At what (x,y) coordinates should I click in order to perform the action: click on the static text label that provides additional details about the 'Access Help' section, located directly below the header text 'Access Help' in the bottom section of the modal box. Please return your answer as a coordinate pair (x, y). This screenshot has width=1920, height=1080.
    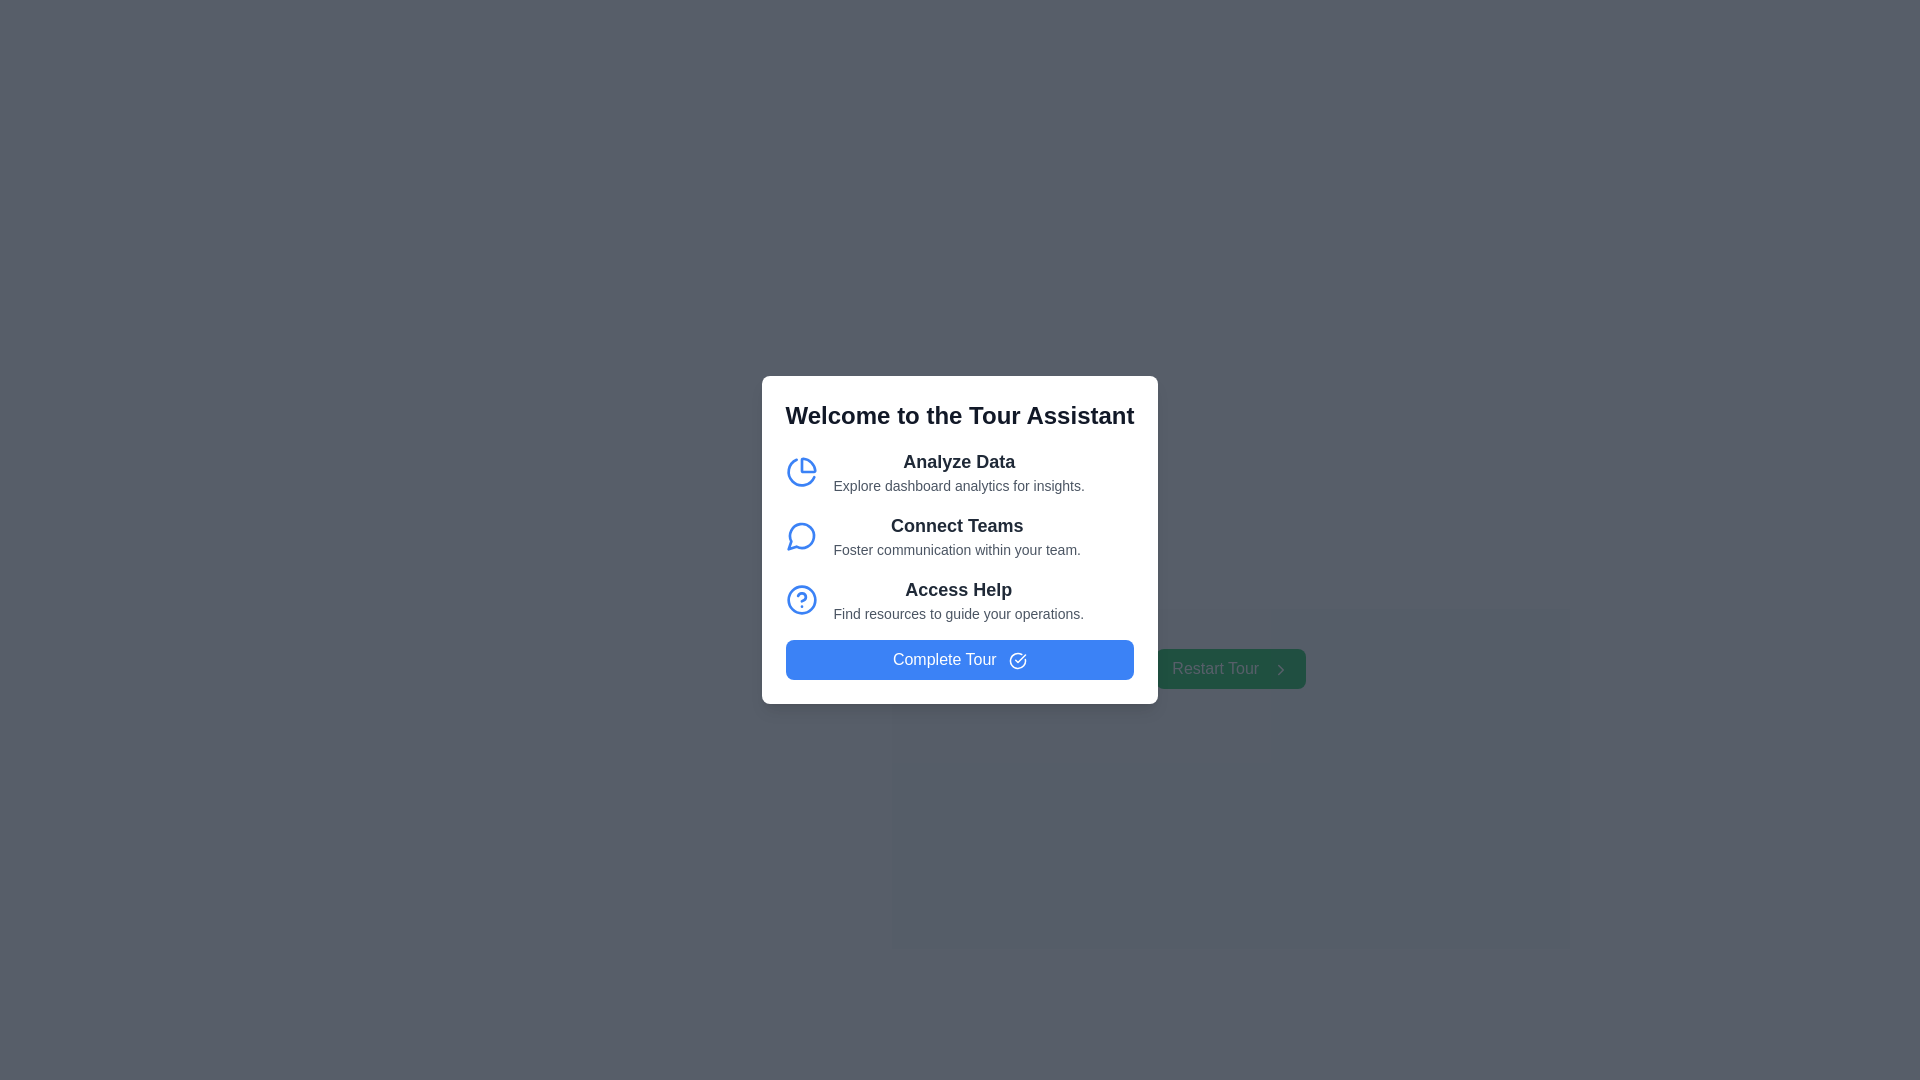
    Looking at the image, I should click on (957, 612).